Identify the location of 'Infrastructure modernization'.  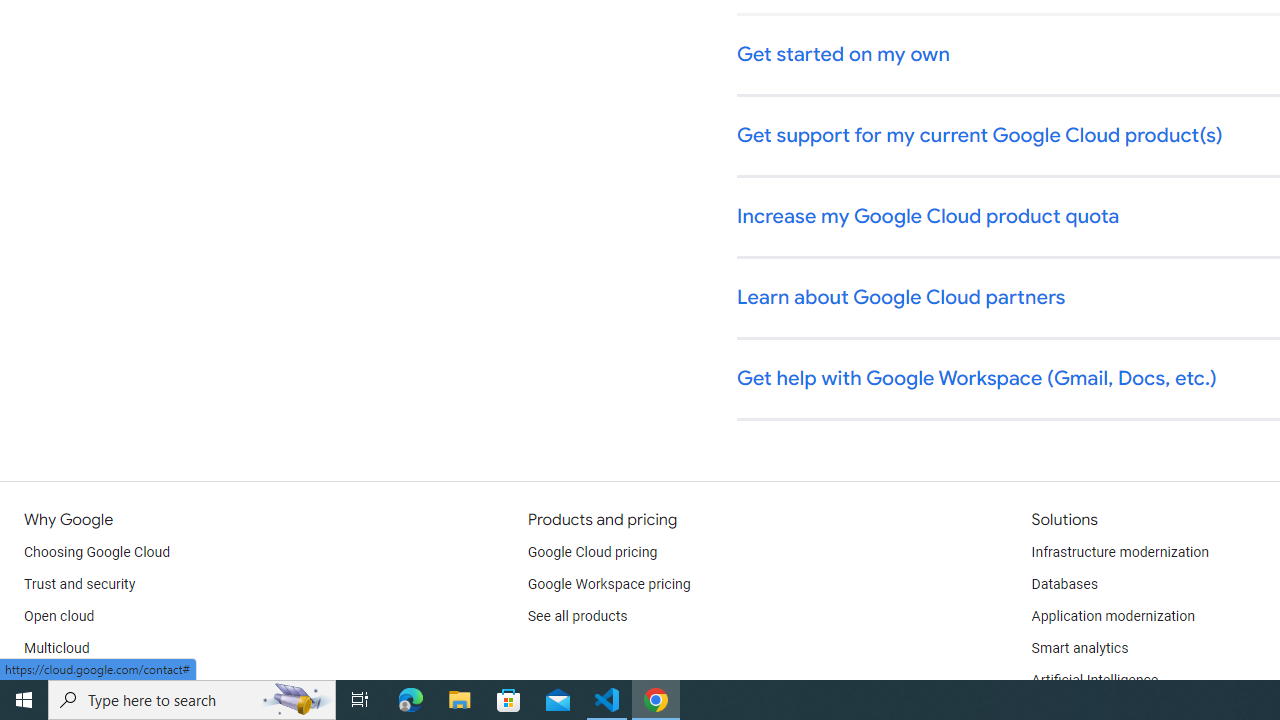
(1120, 552).